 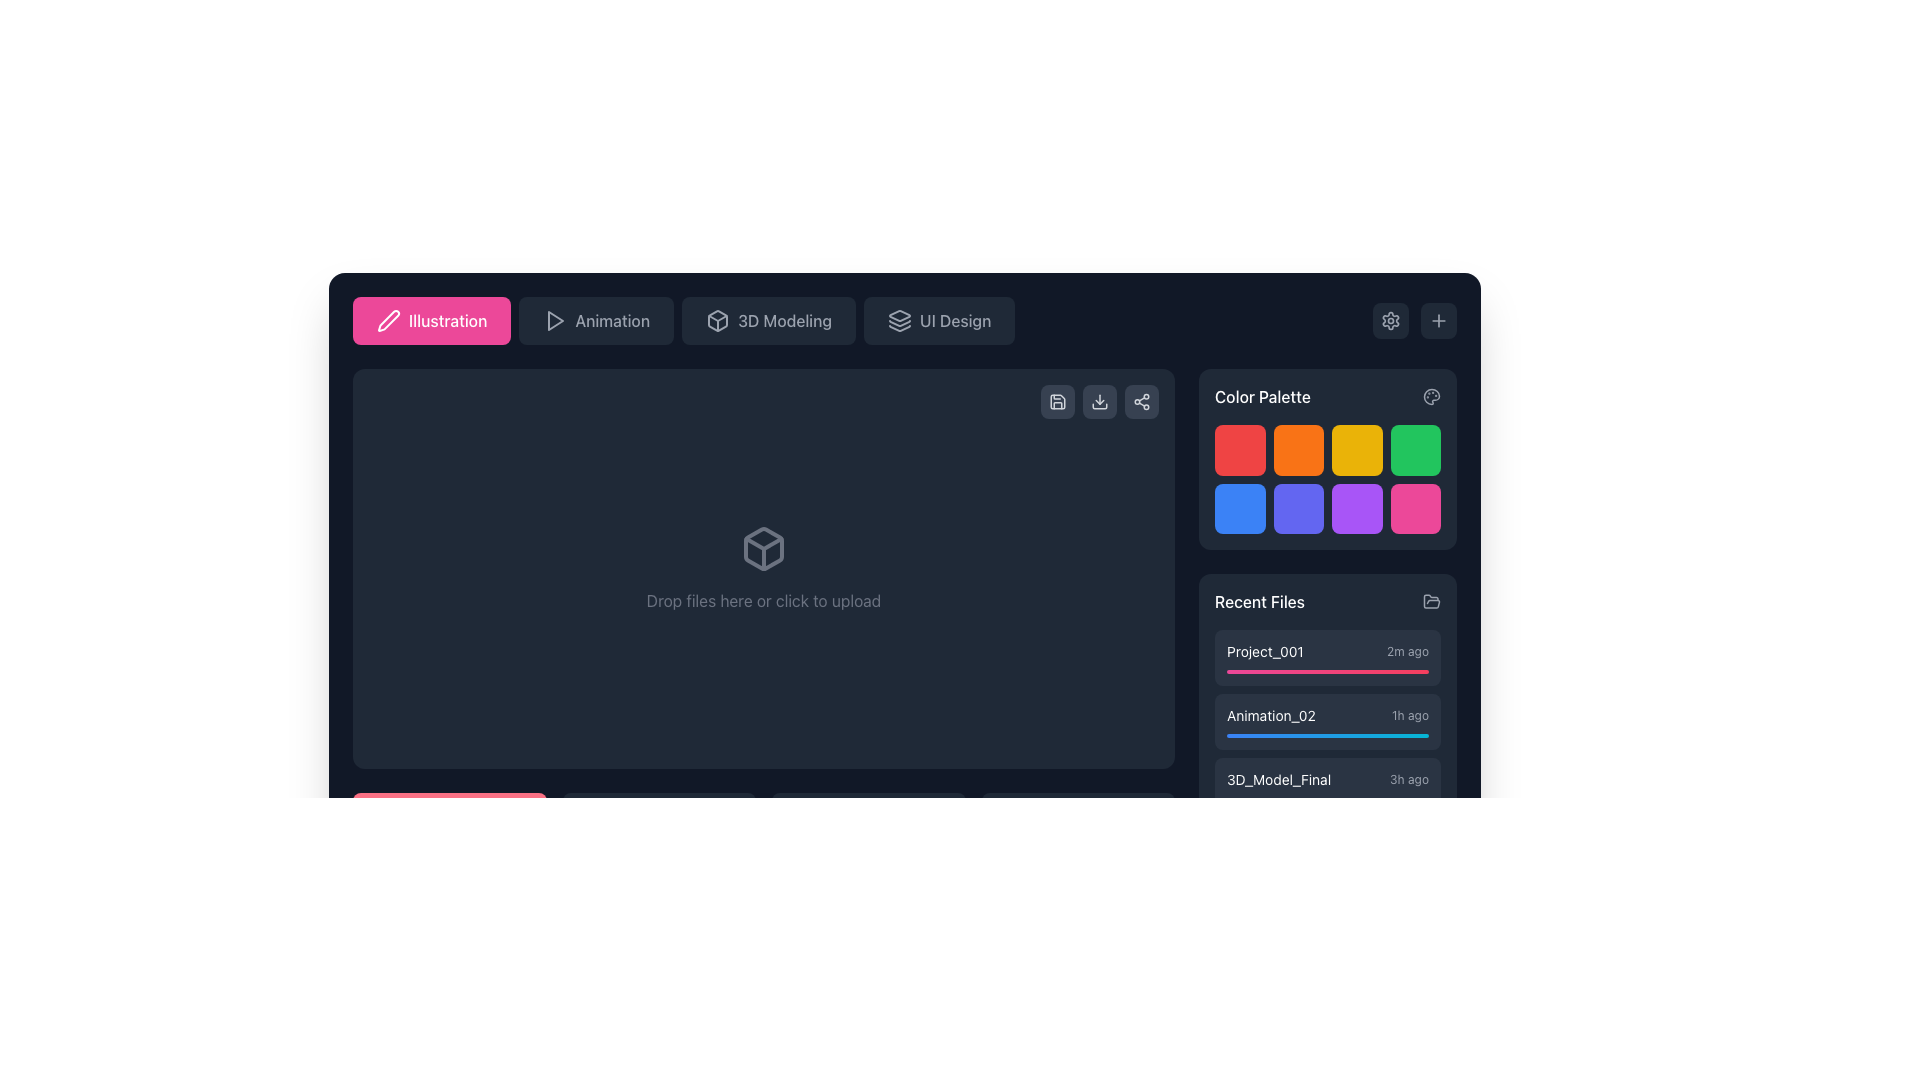 I want to click on the middle download icon button, which is styled with a rounded background and a hover effect, so click(x=1098, y=401).